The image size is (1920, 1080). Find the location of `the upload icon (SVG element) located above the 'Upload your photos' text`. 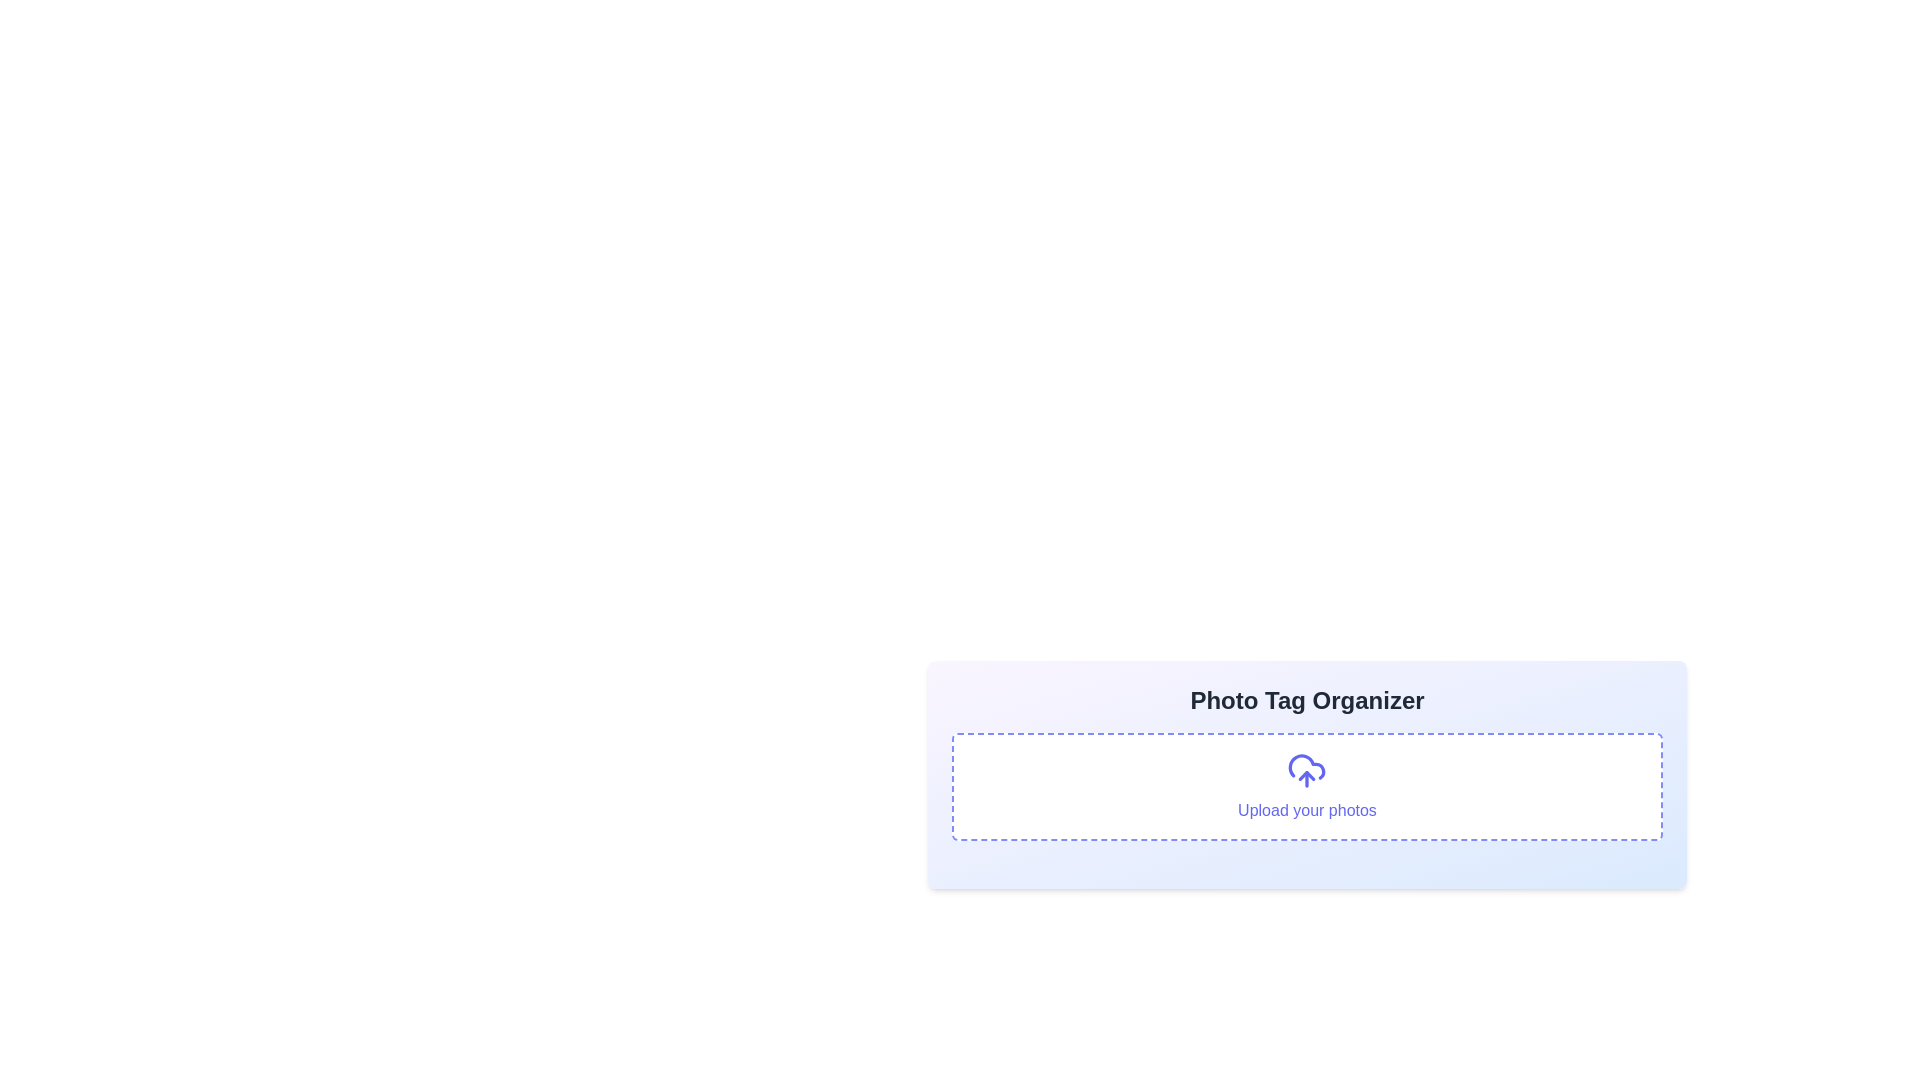

the upload icon (SVG element) located above the 'Upload your photos' text is located at coordinates (1306, 770).